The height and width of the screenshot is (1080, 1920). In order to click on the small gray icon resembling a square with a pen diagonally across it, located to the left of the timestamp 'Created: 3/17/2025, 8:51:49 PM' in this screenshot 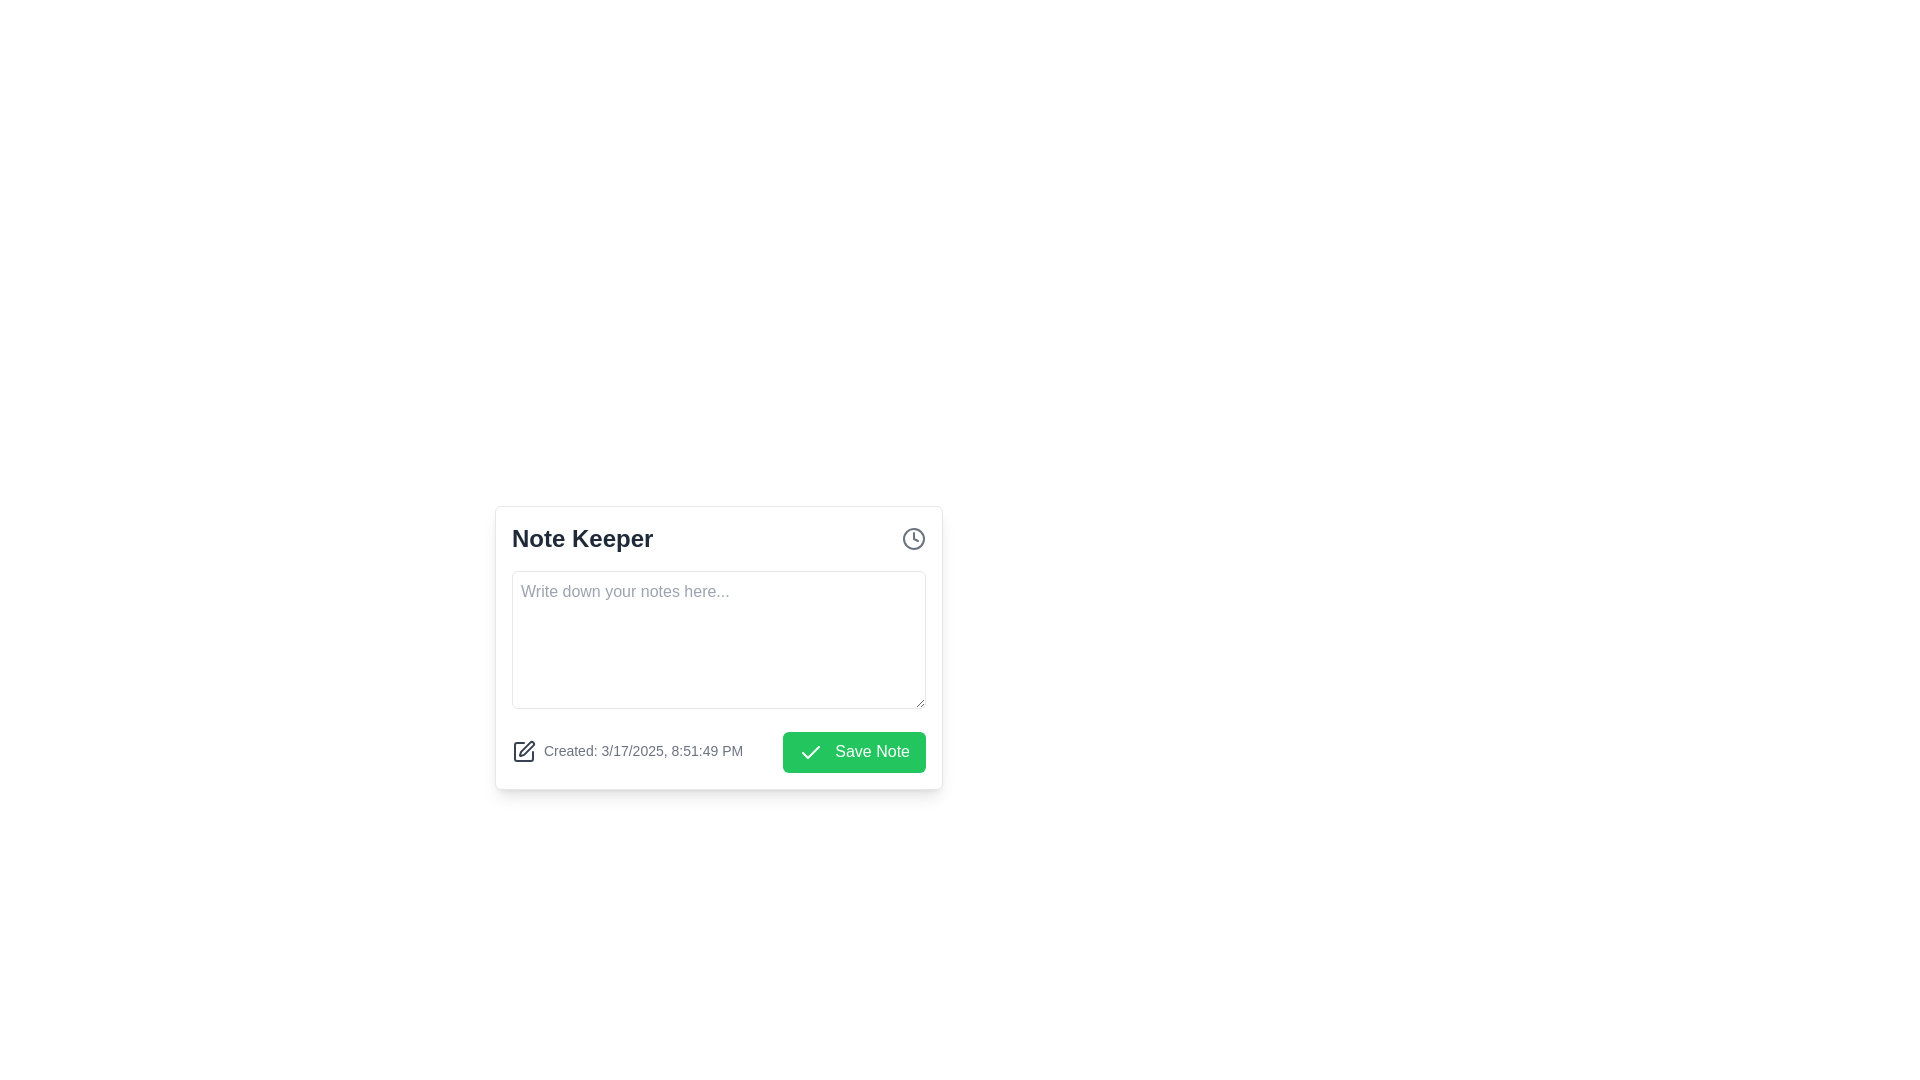, I will do `click(523, 752)`.